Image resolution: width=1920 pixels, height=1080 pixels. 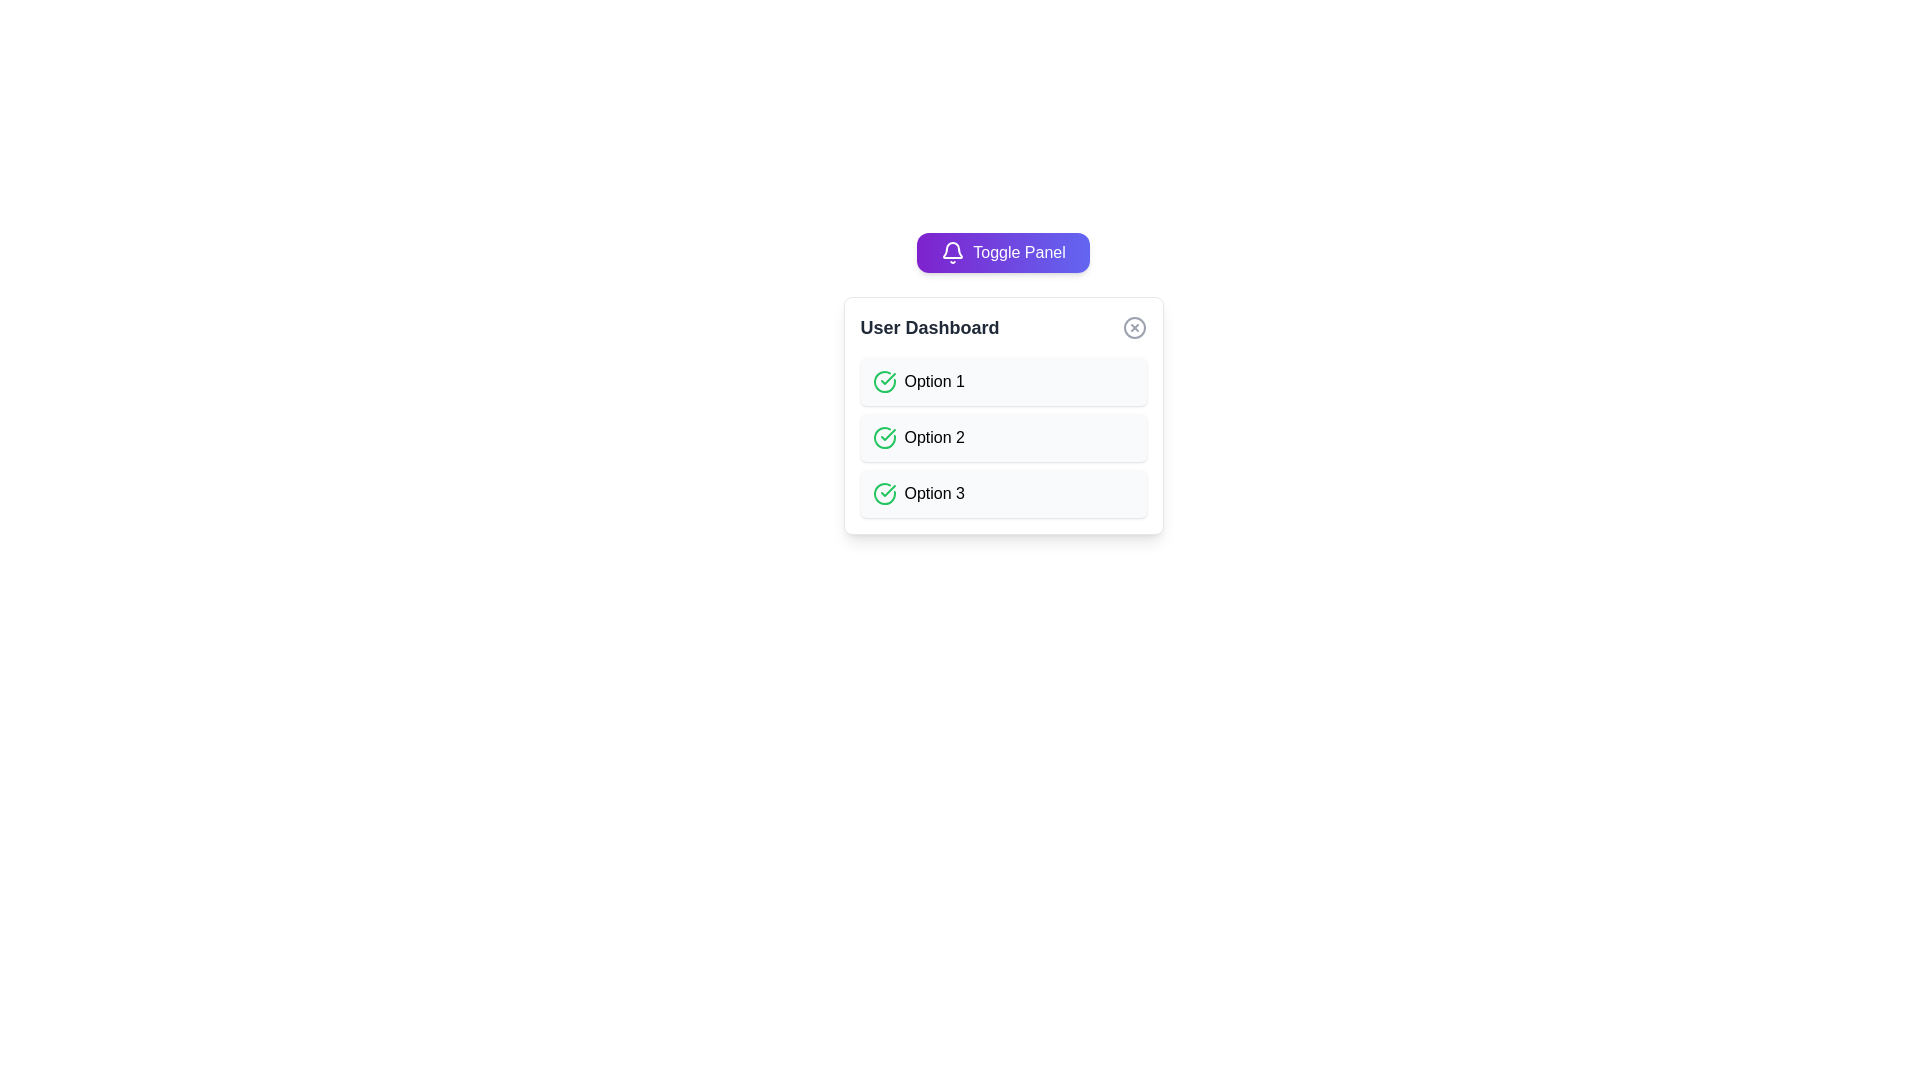 What do you see at coordinates (1003, 415) in the screenshot?
I see `the 'User Dashboard' panel which has a white background, rounded corners, and contains options with green checkmarks` at bounding box center [1003, 415].